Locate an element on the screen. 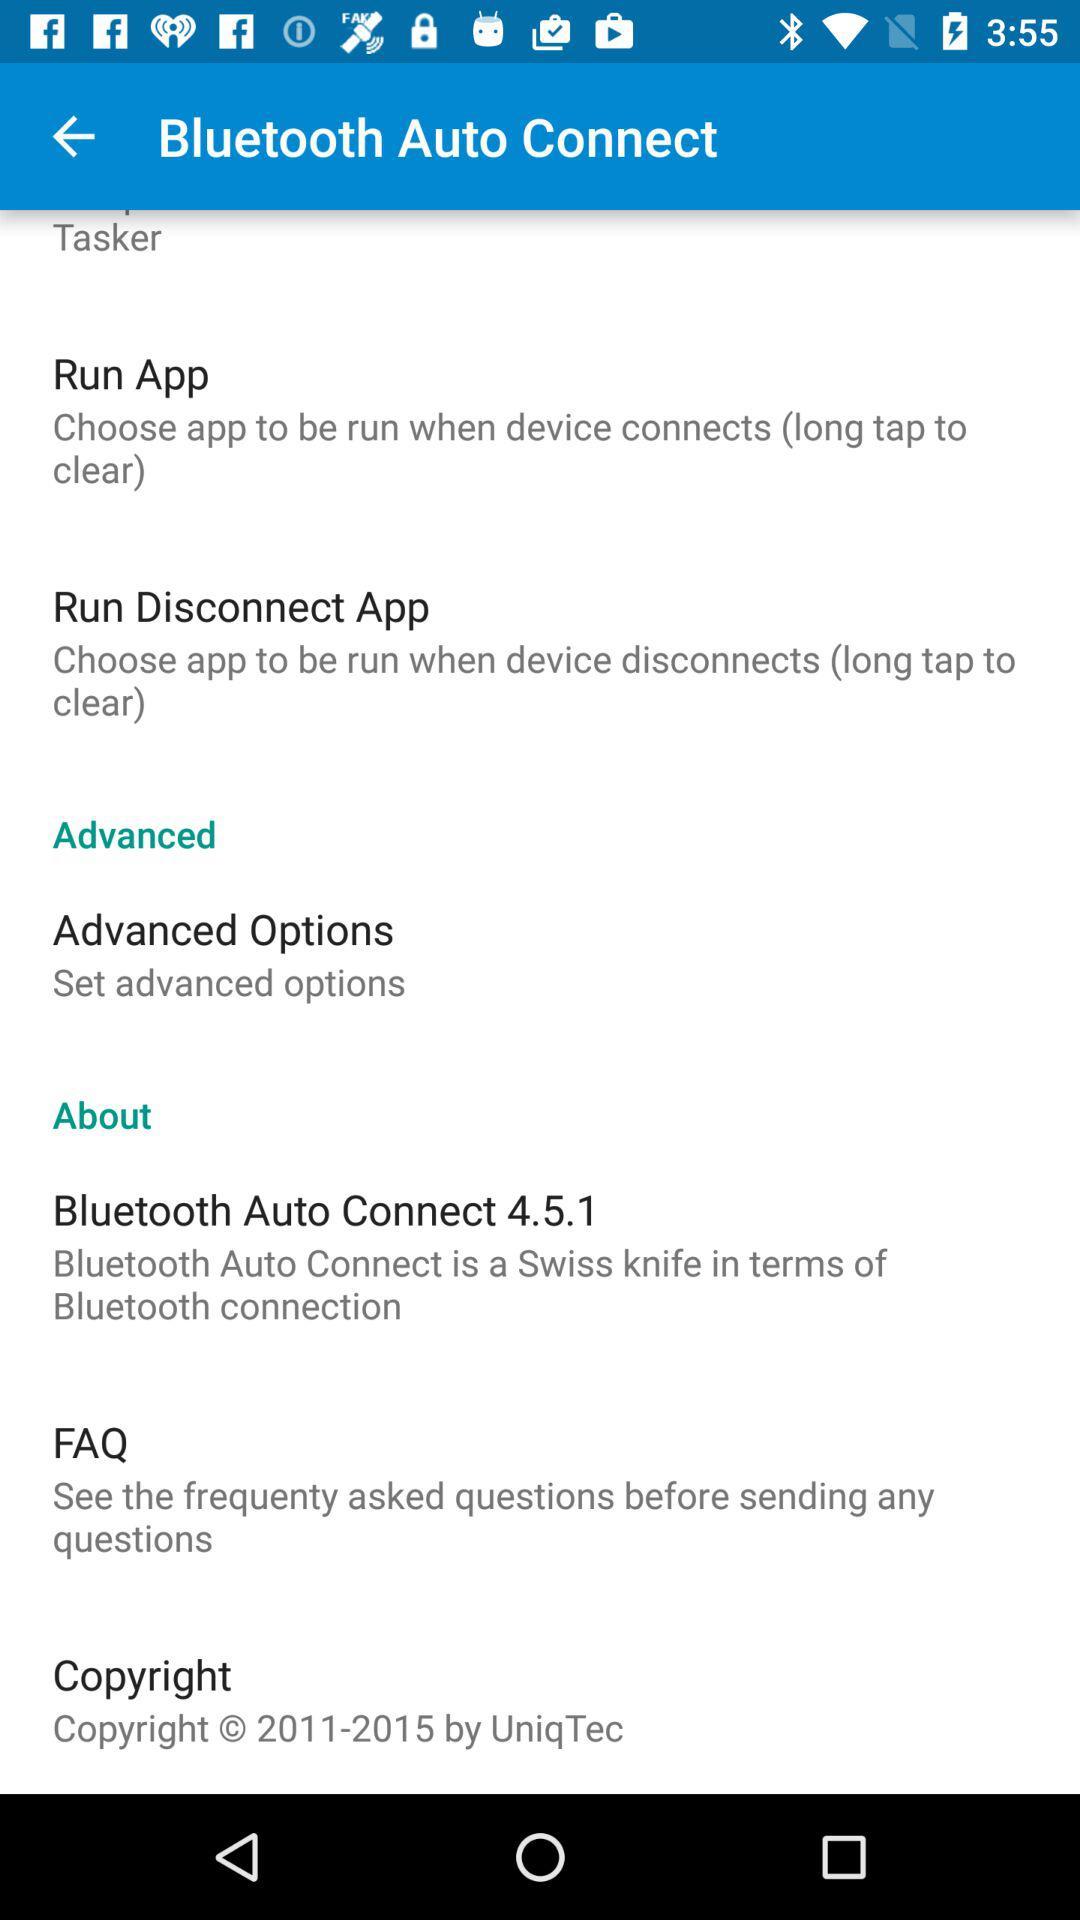 This screenshot has width=1080, height=1920. the item next to bluetooth auto connect icon is located at coordinates (72, 135).